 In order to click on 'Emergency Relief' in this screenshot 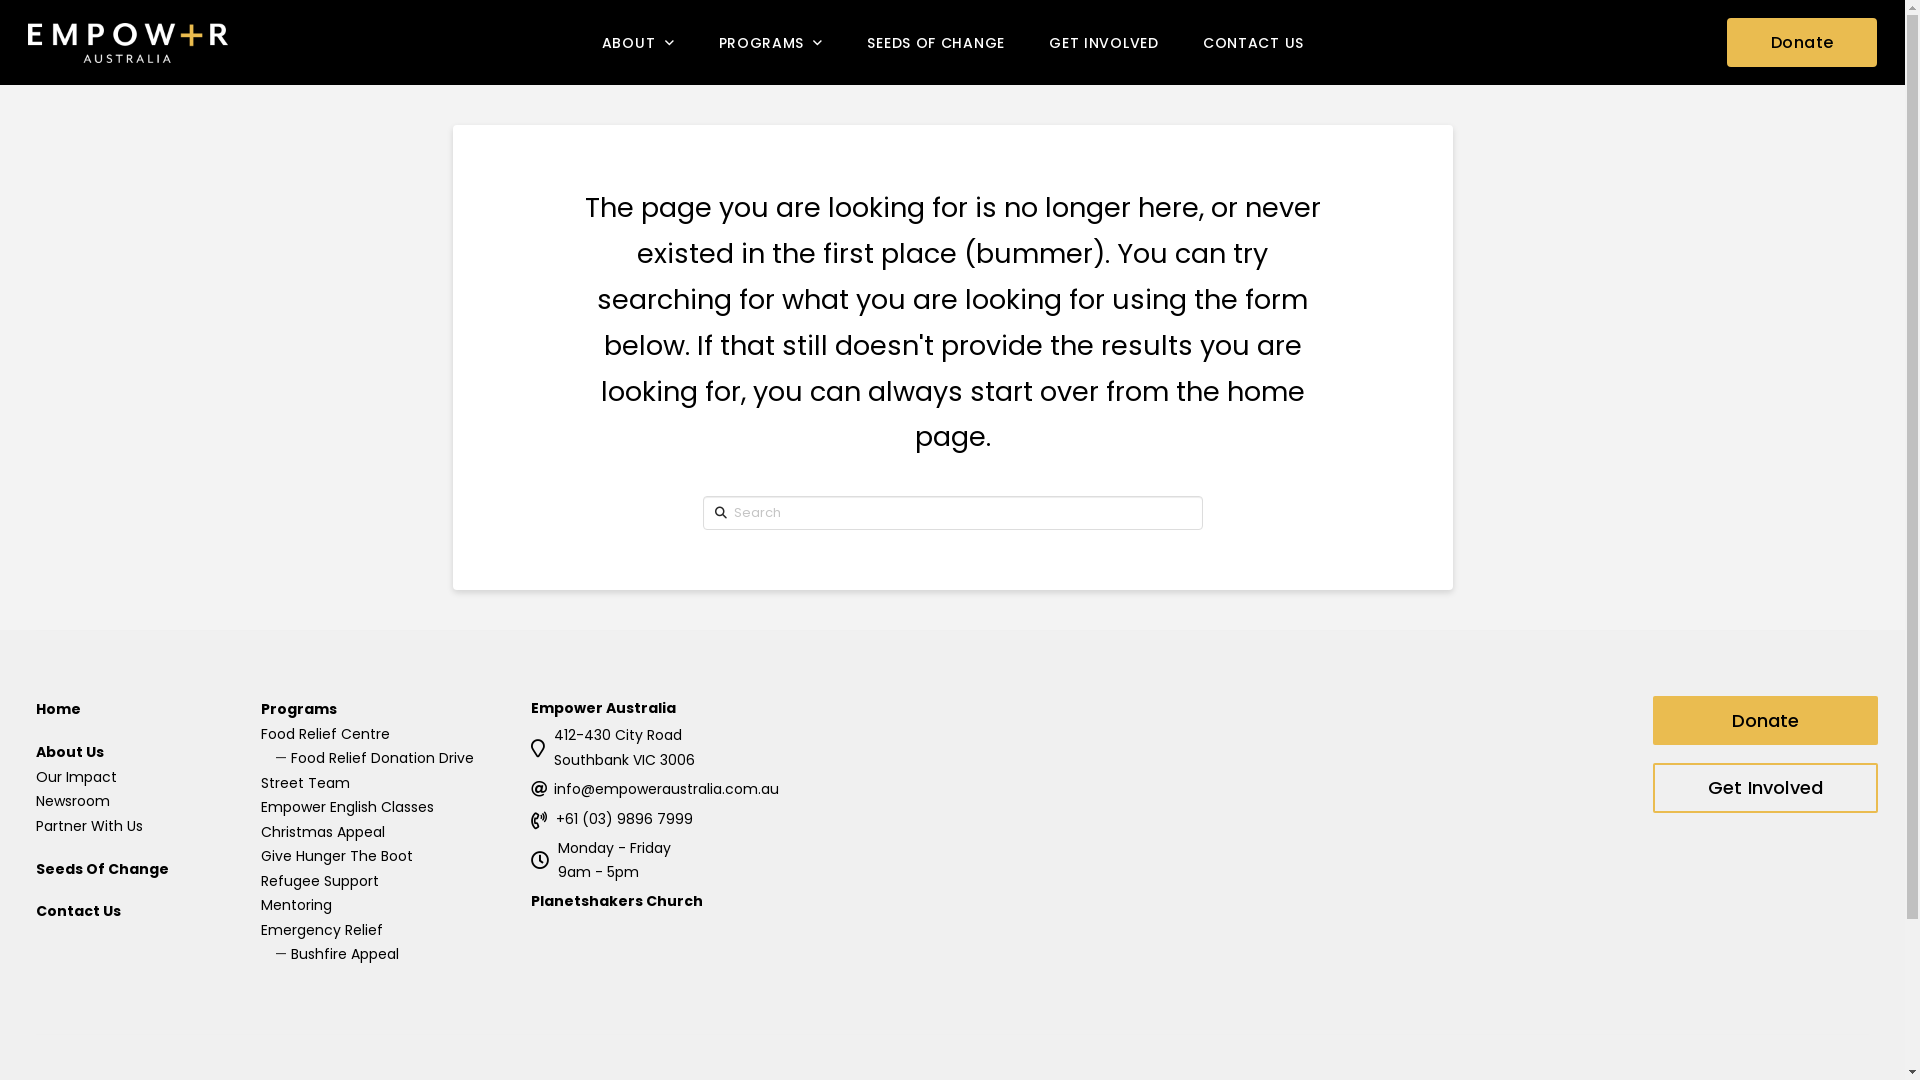, I will do `click(321, 929)`.